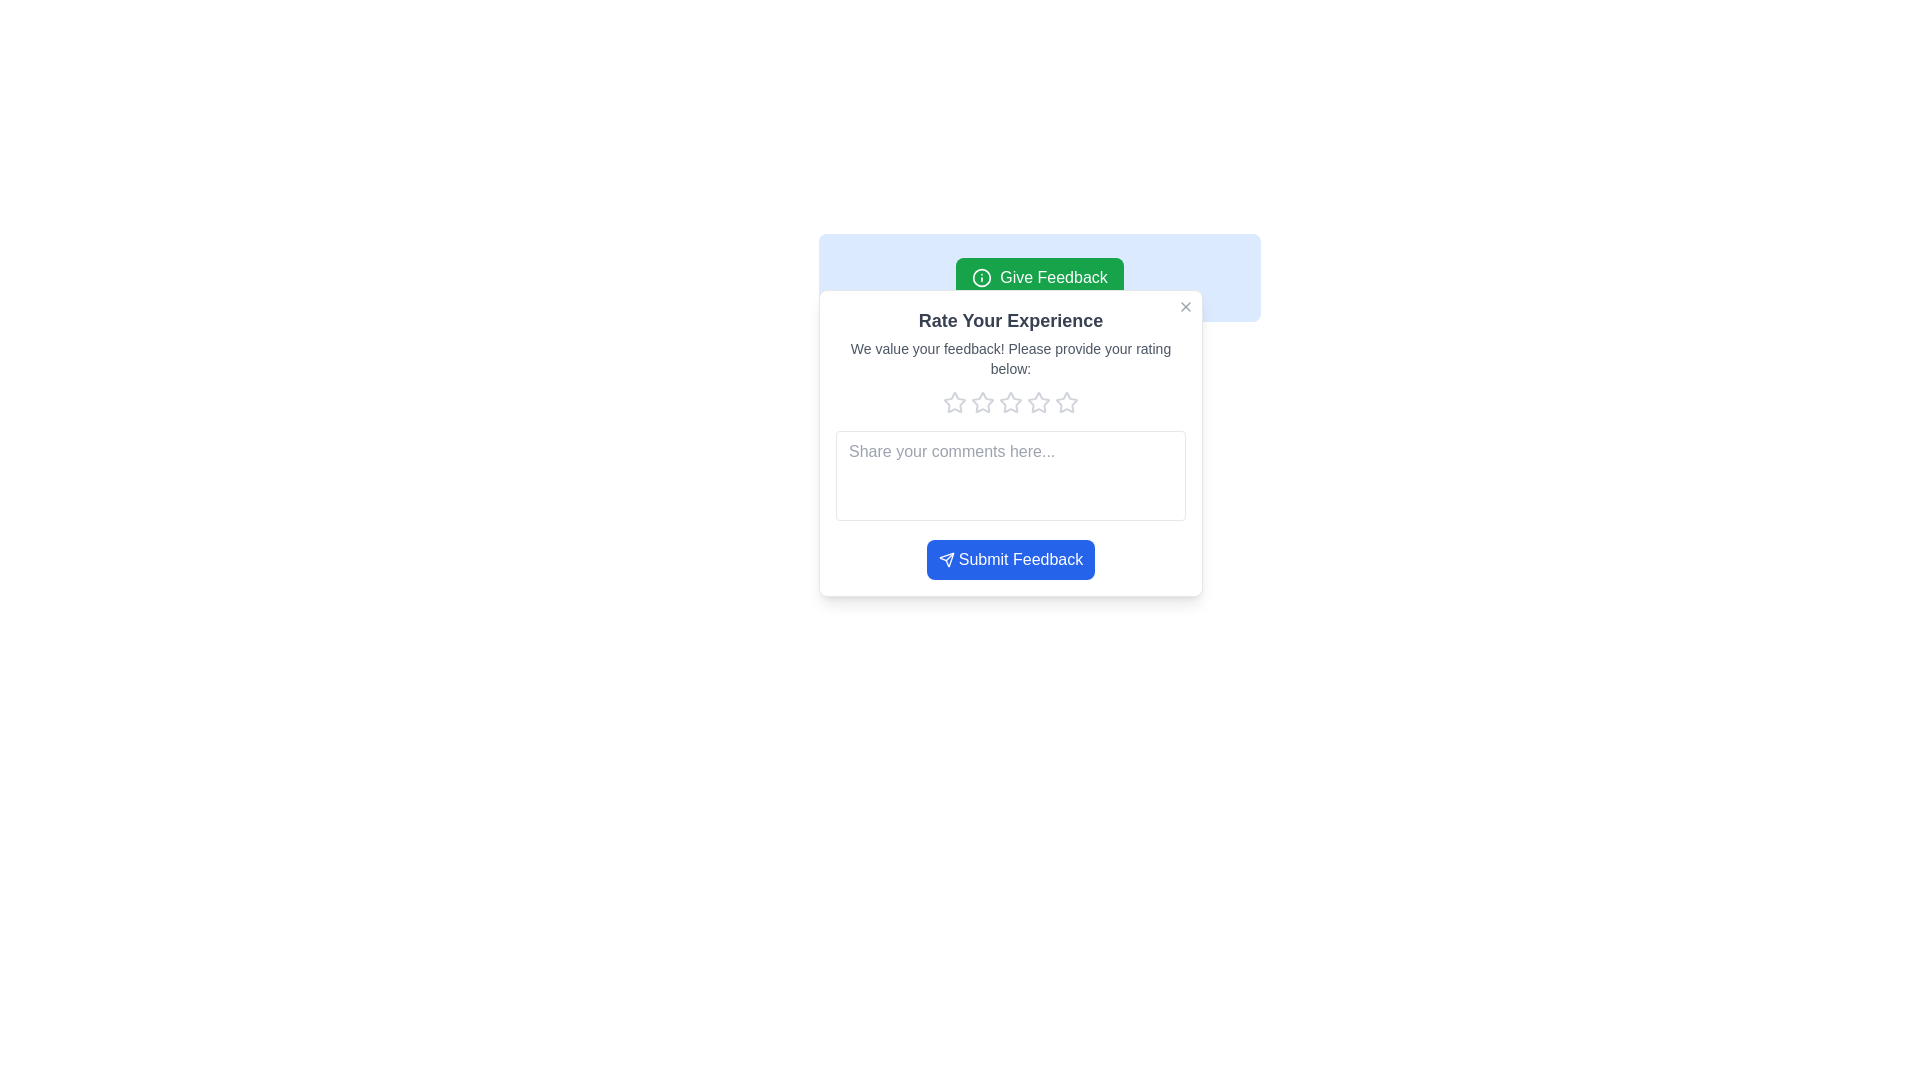 This screenshot has width=1920, height=1080. Describe the element at coordinates (1011, 559) in the screenshot. I see `the feedback submission button located at the bottom center of the feedback dialog box` at that location.